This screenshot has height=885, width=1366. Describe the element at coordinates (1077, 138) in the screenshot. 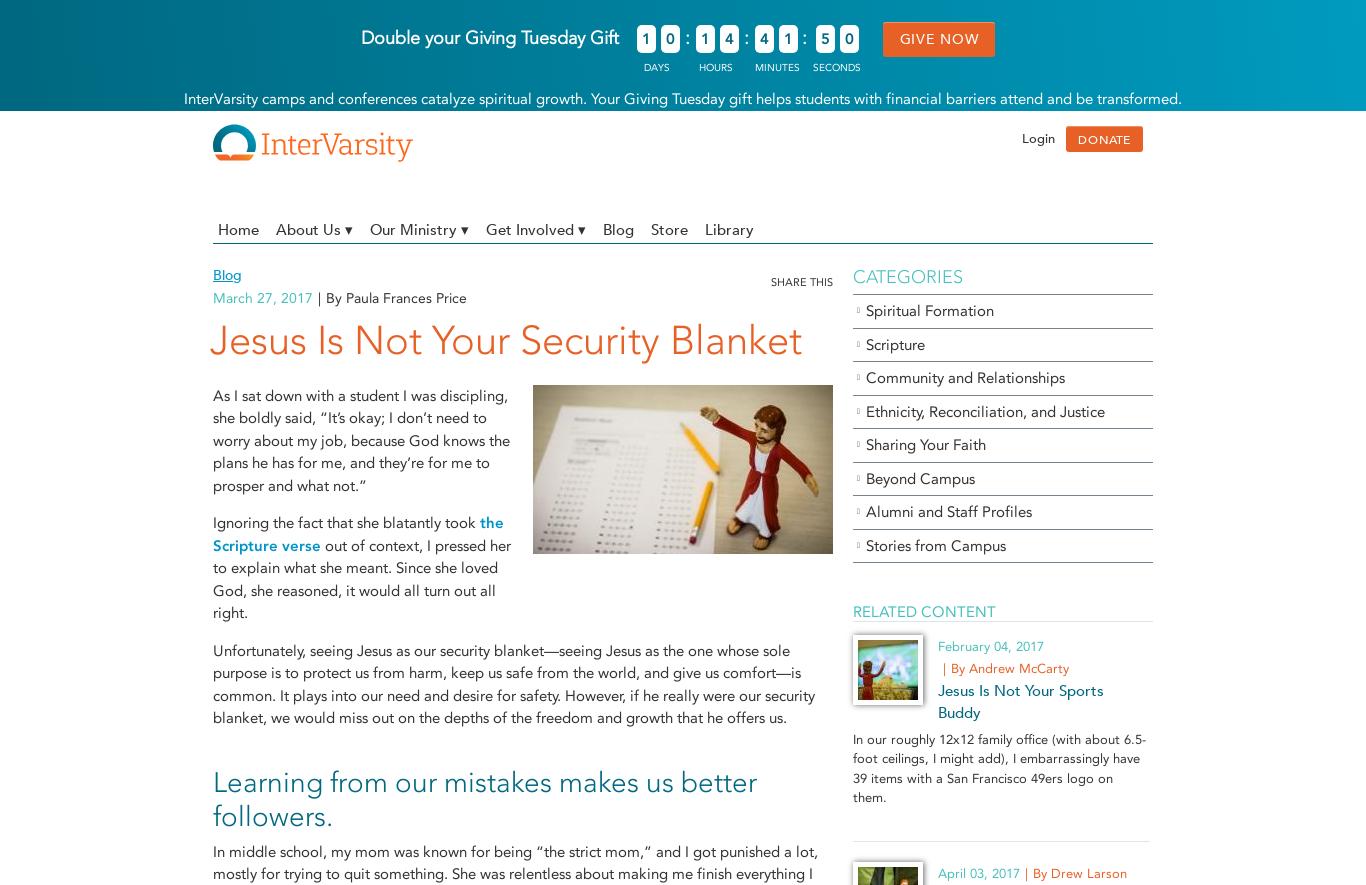

I see `'DONATE'` at that location.